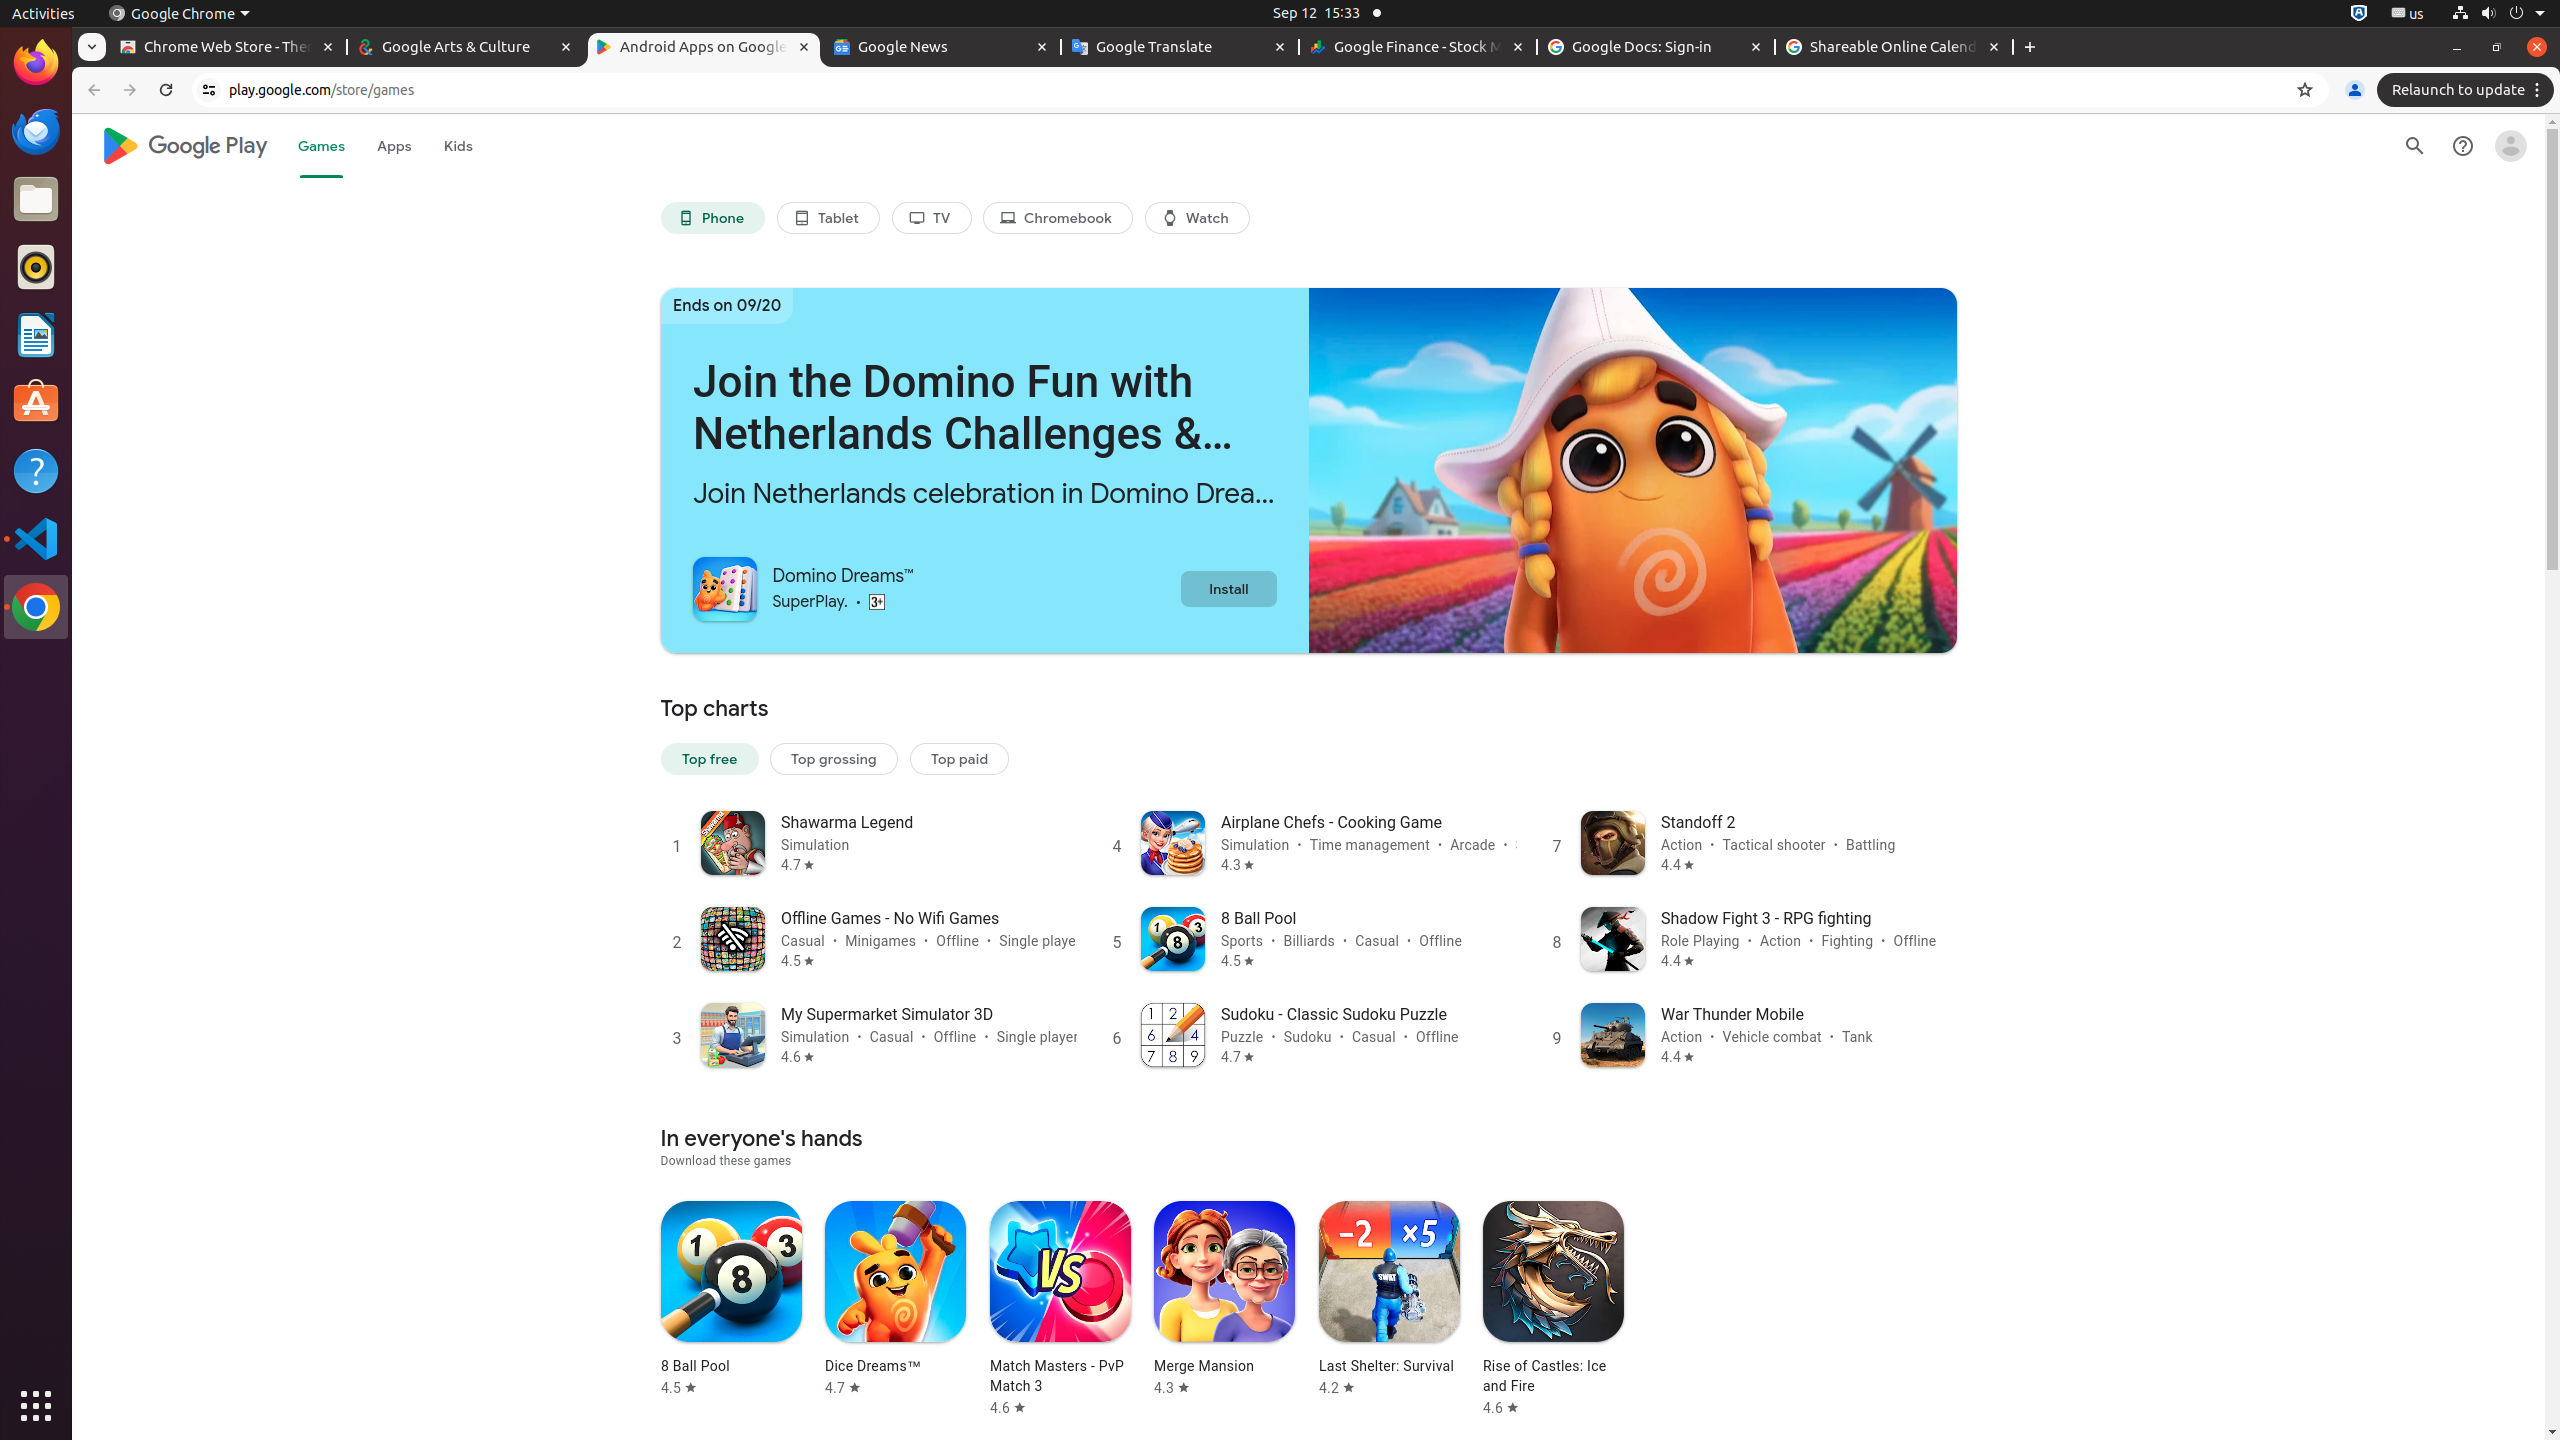 The width and height of the screenshot is (2560, 1440). I want to click on 'Bookmark this tab', so click(2304, 89).